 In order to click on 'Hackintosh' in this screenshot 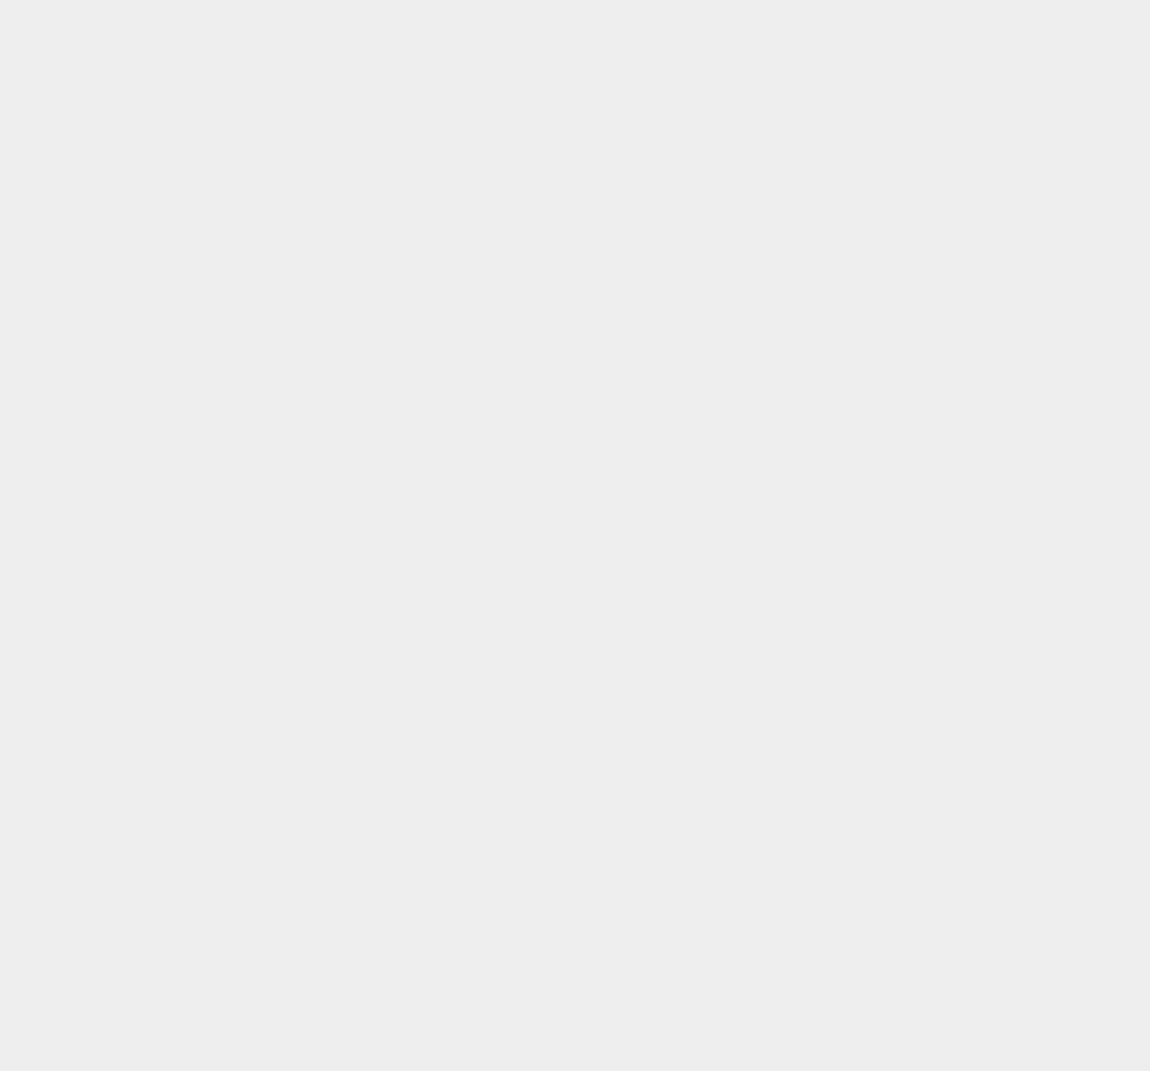, I will do `click(847, 22)`.